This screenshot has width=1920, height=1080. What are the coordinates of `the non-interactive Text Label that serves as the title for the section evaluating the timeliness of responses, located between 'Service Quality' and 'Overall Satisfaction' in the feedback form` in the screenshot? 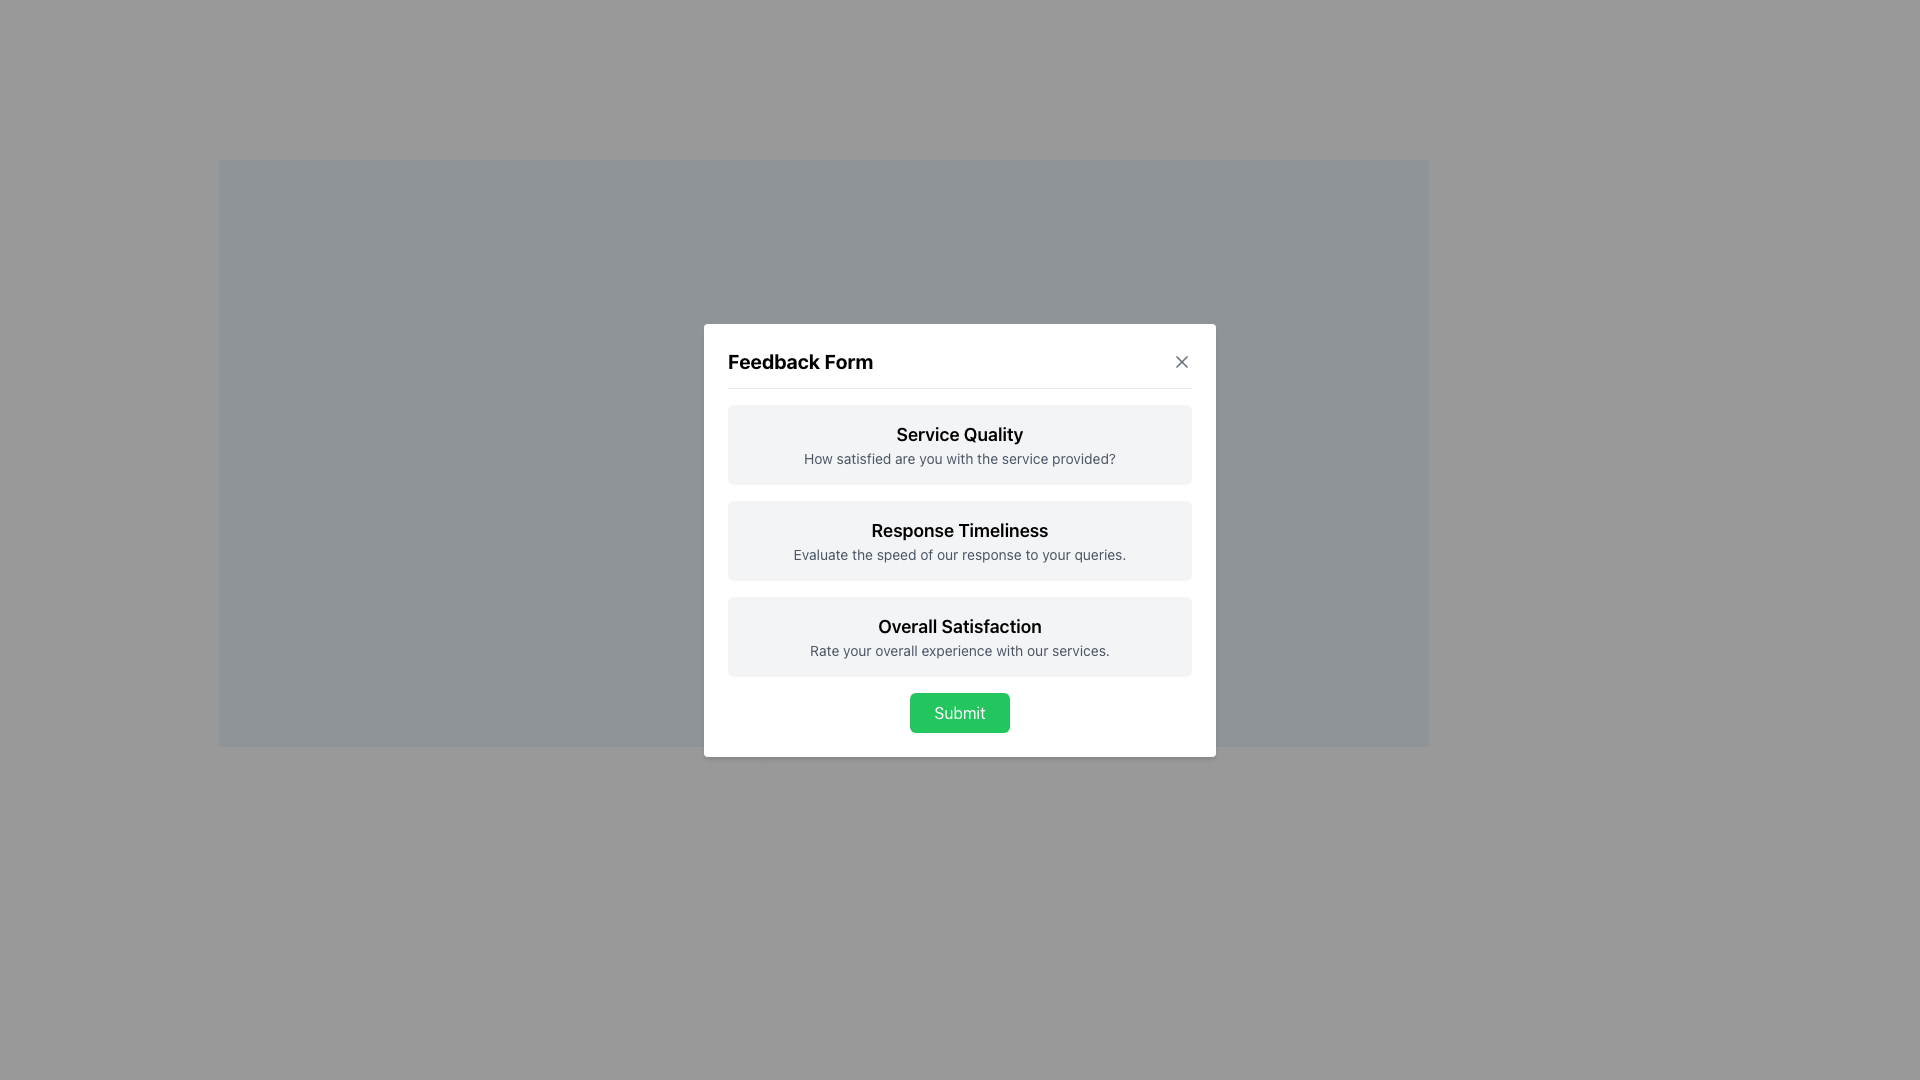 It's located at (960, 528).